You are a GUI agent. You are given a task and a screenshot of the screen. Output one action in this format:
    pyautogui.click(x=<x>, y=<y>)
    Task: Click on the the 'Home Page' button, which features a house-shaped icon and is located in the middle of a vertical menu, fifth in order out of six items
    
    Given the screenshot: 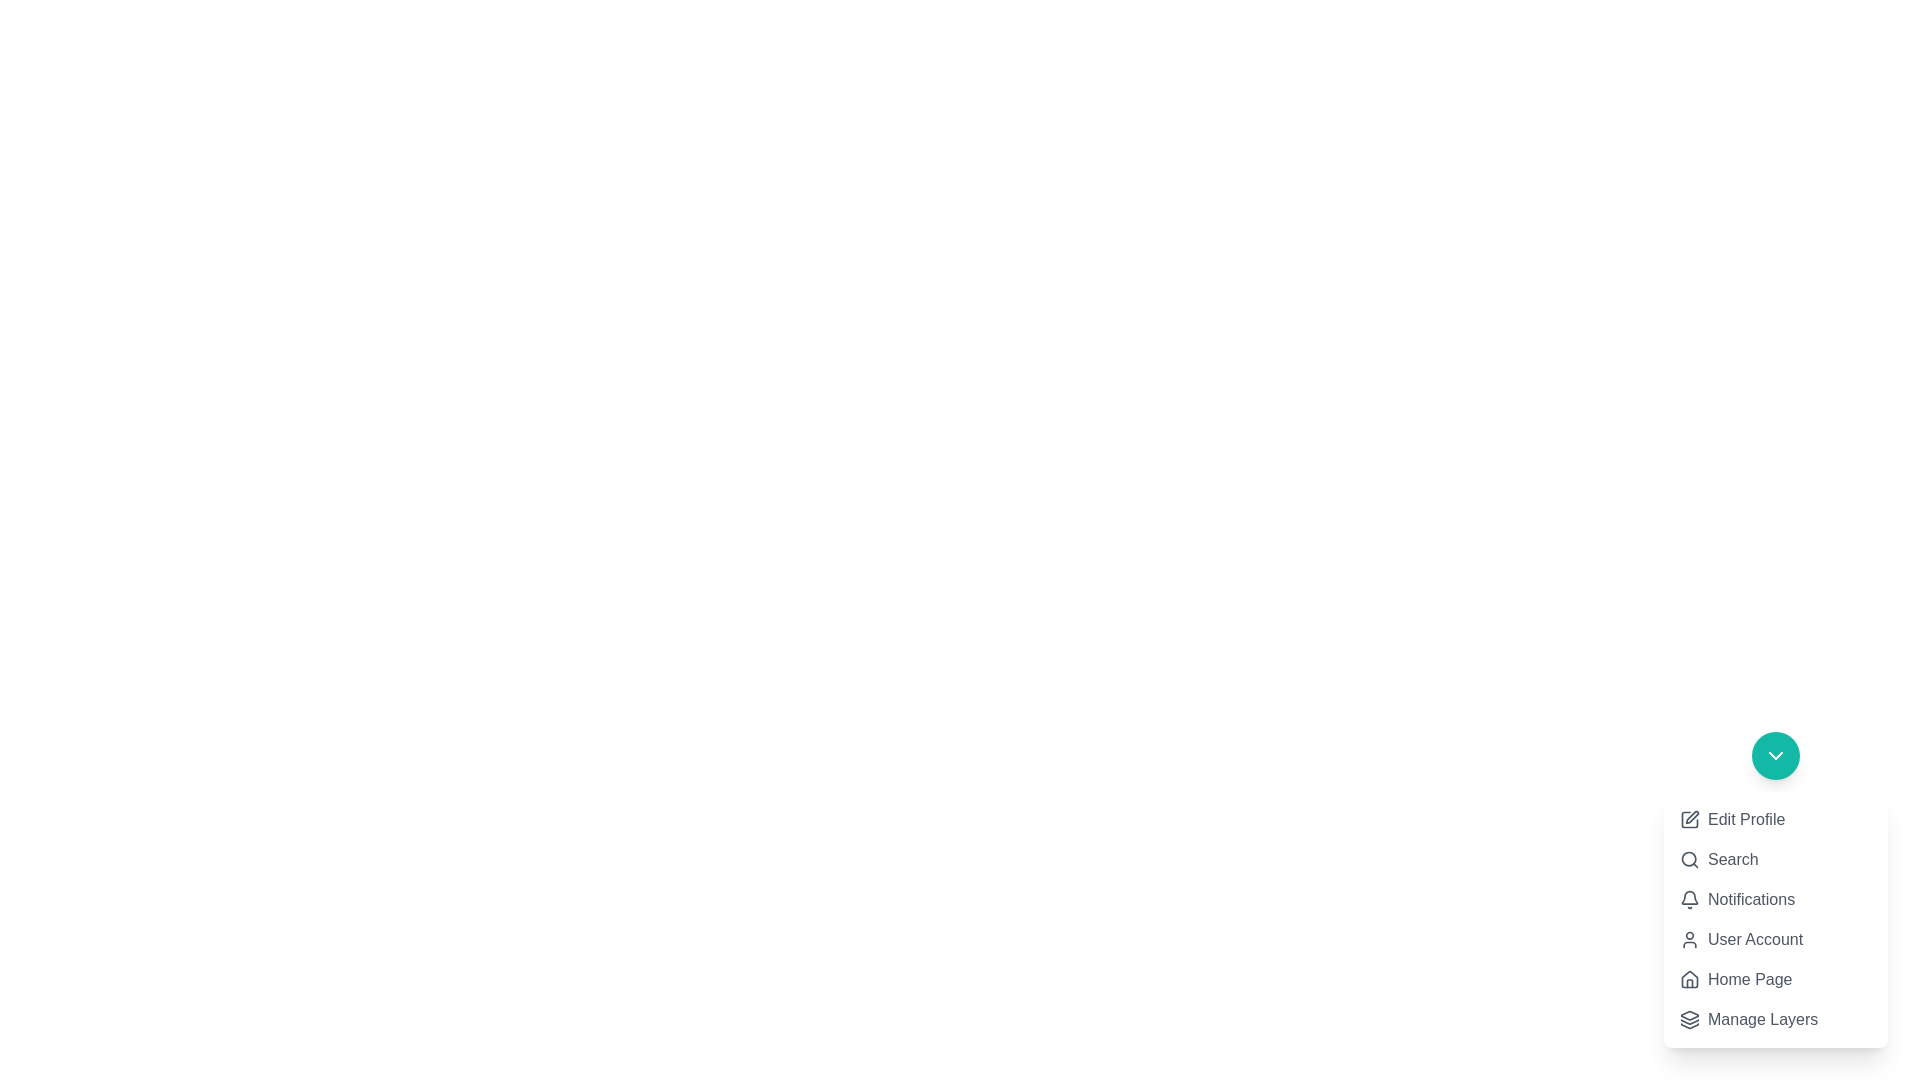 What is the action you would take?
    pyautogui.click(x=1735, y=978)
    